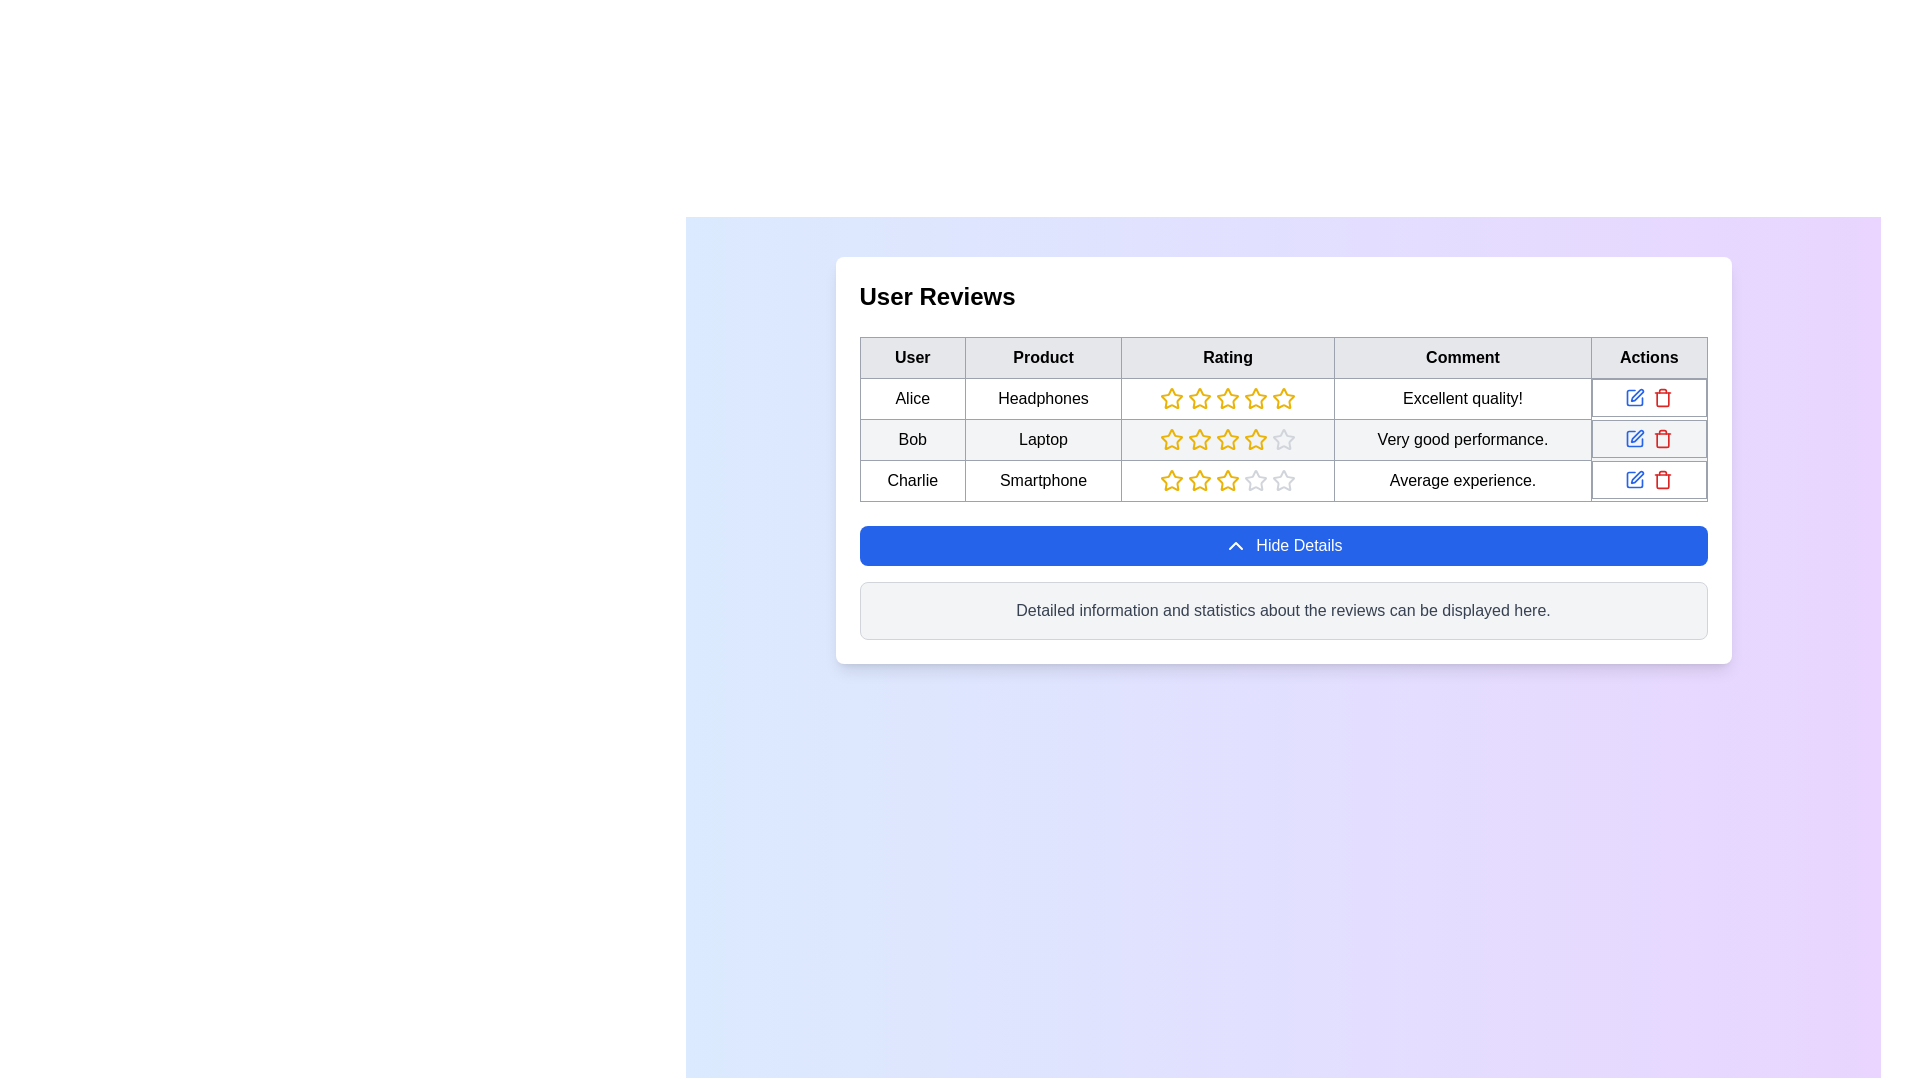  Describe the element at coordinates (1255, 481) in the screenshot. I see `the sixth star icon representing a non-selected rating option in the star rating system for the user 'Charlie'` at that location.